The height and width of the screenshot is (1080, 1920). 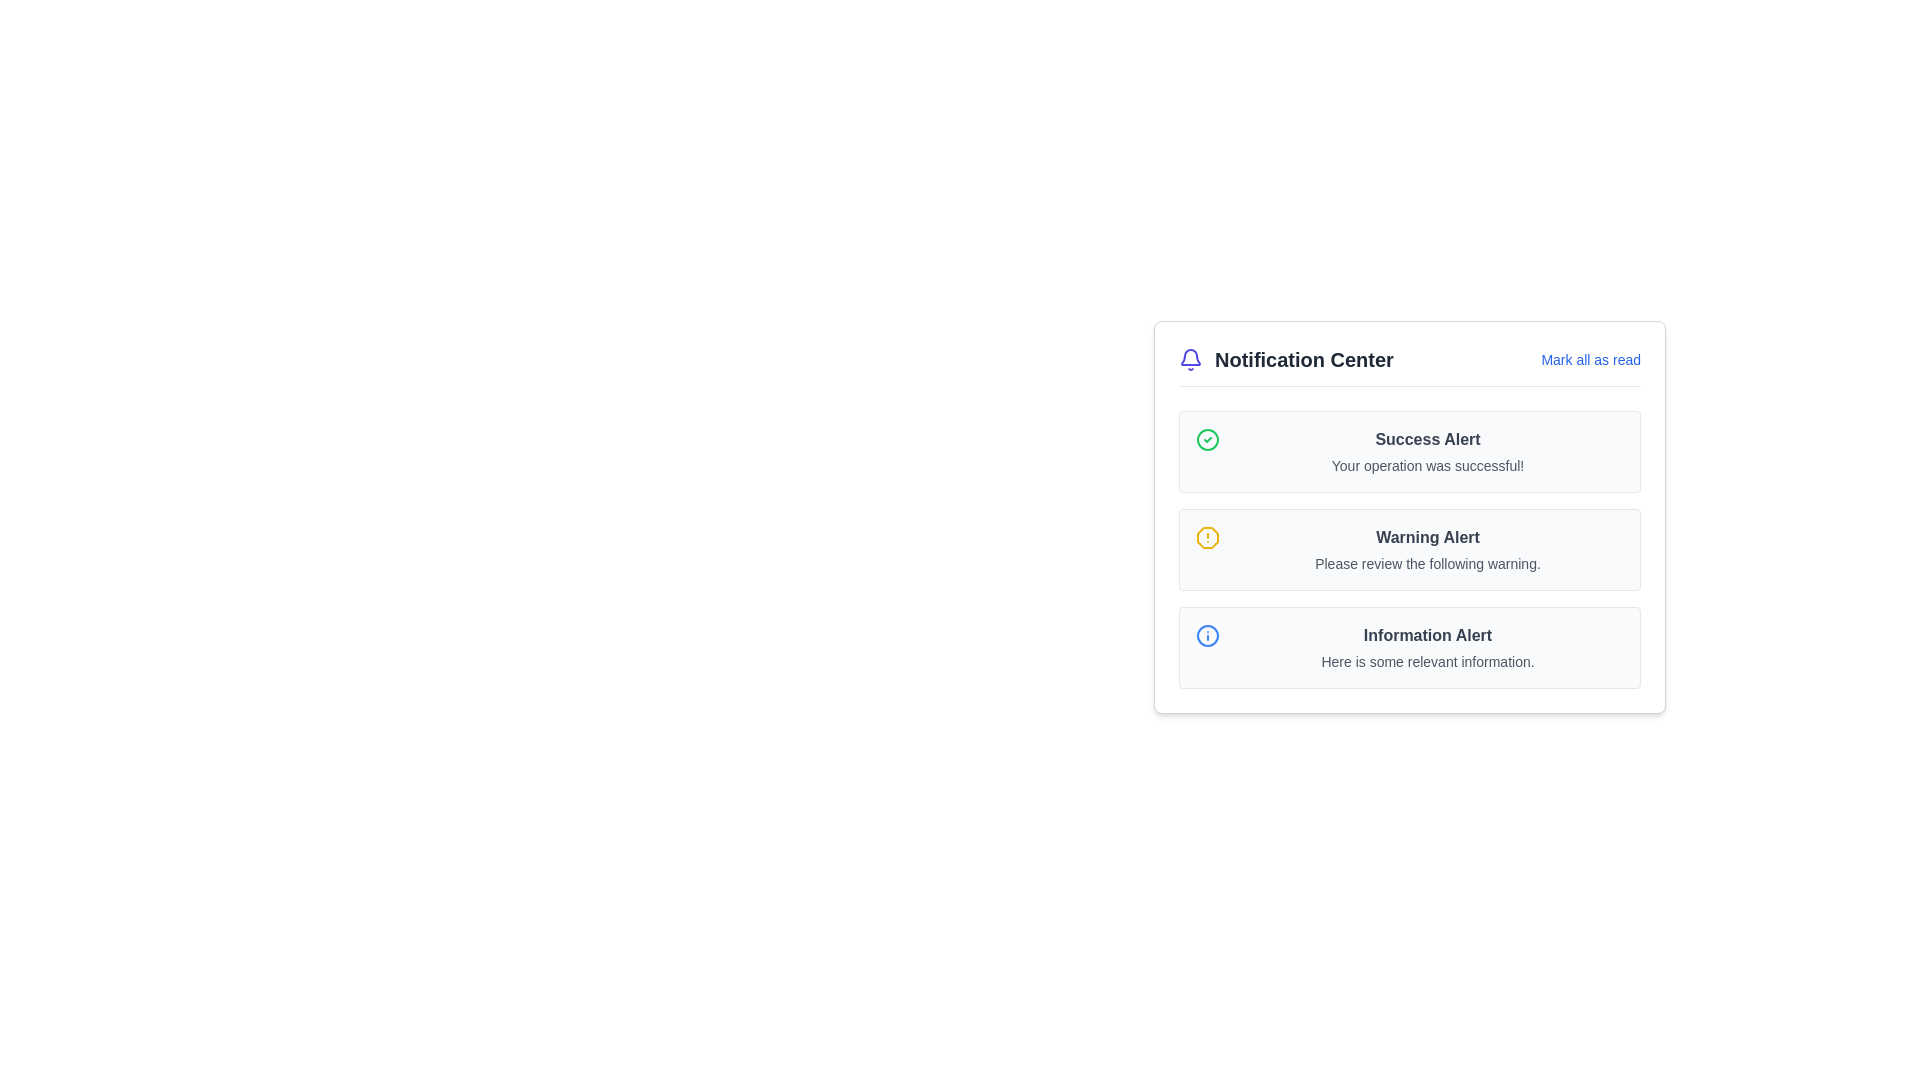 What do you see at coordinates (1427, 536) in the screenshot?
I see `the Heading text or label that serves as a title for the notification in the Notification Center interface, located in the center of the notification card, positioned between the 'Success Alert' and 'Information Alert'` at bounding box center [1427, 536].